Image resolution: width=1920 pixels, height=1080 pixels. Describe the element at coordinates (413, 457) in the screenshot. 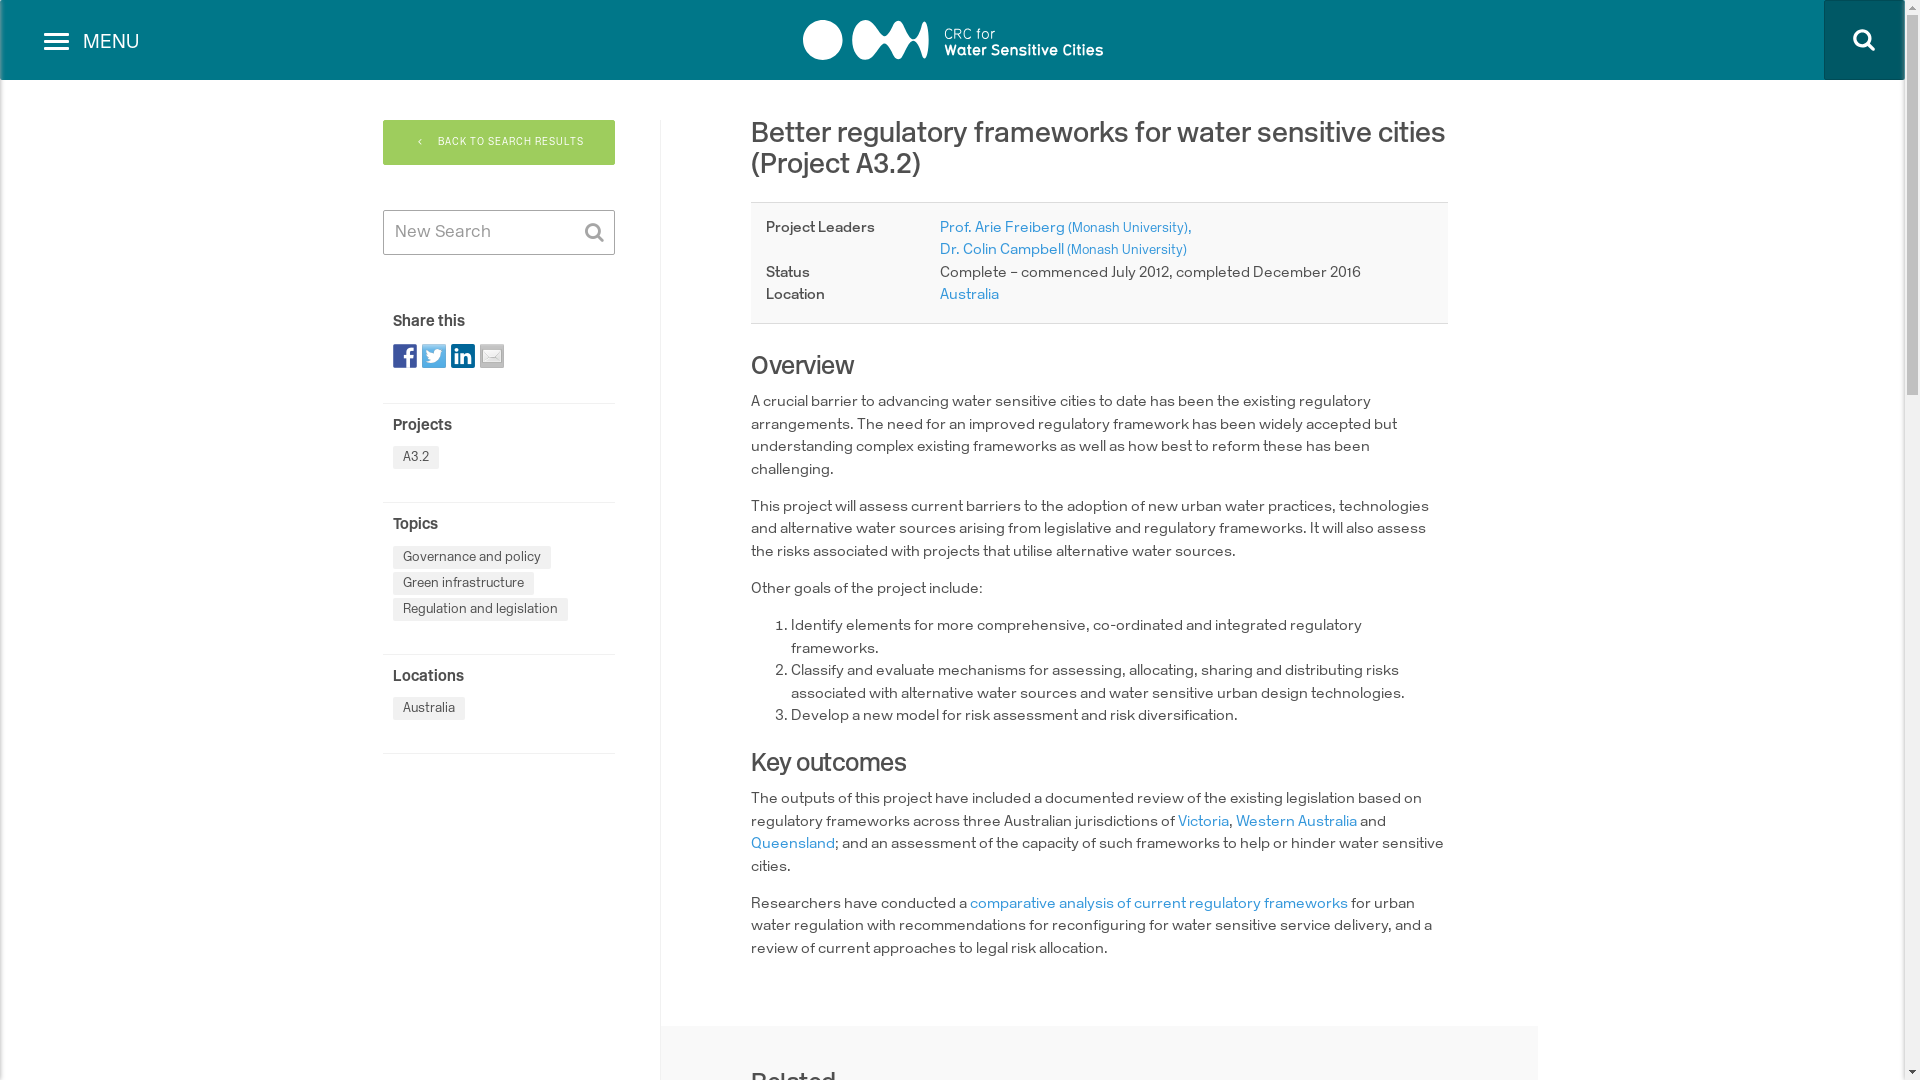

I see `'A3.2'` at that location.